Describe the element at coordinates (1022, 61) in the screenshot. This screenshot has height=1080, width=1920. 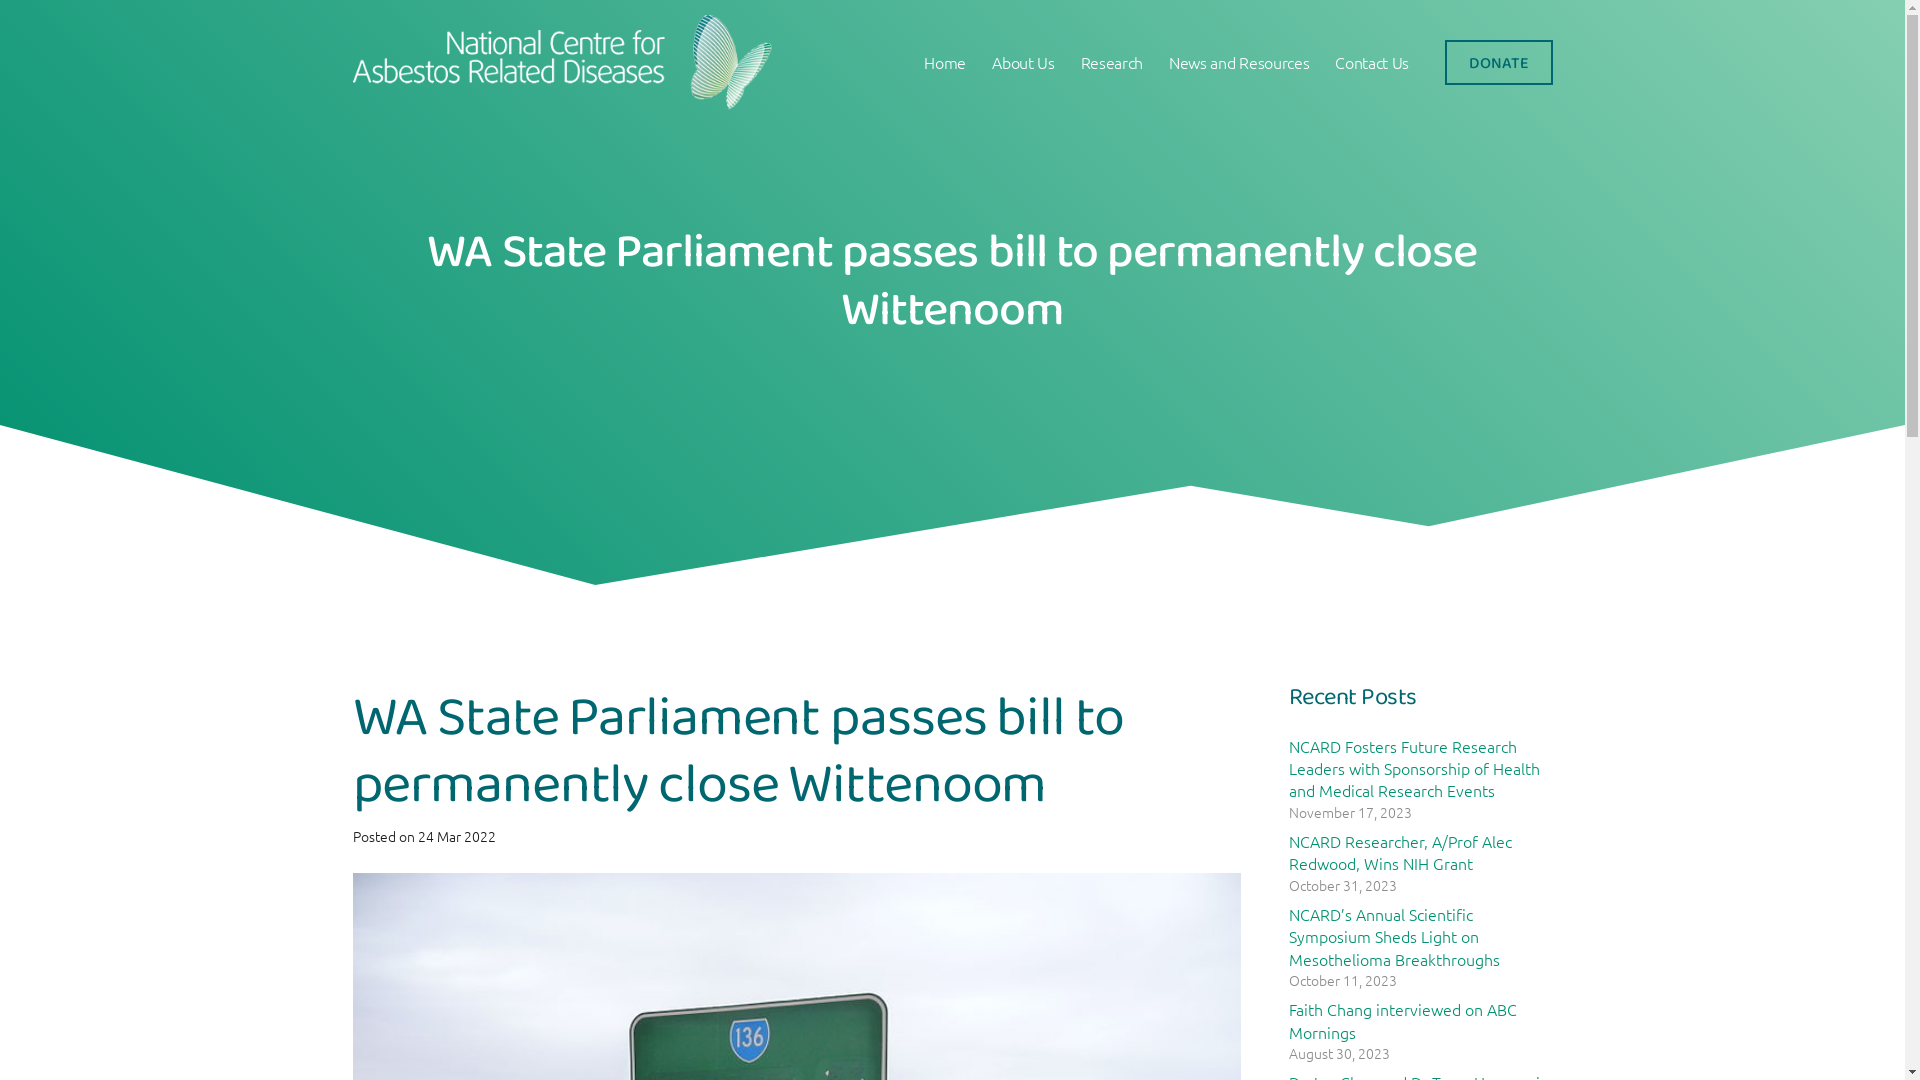
I see `'About Us'` at that location.